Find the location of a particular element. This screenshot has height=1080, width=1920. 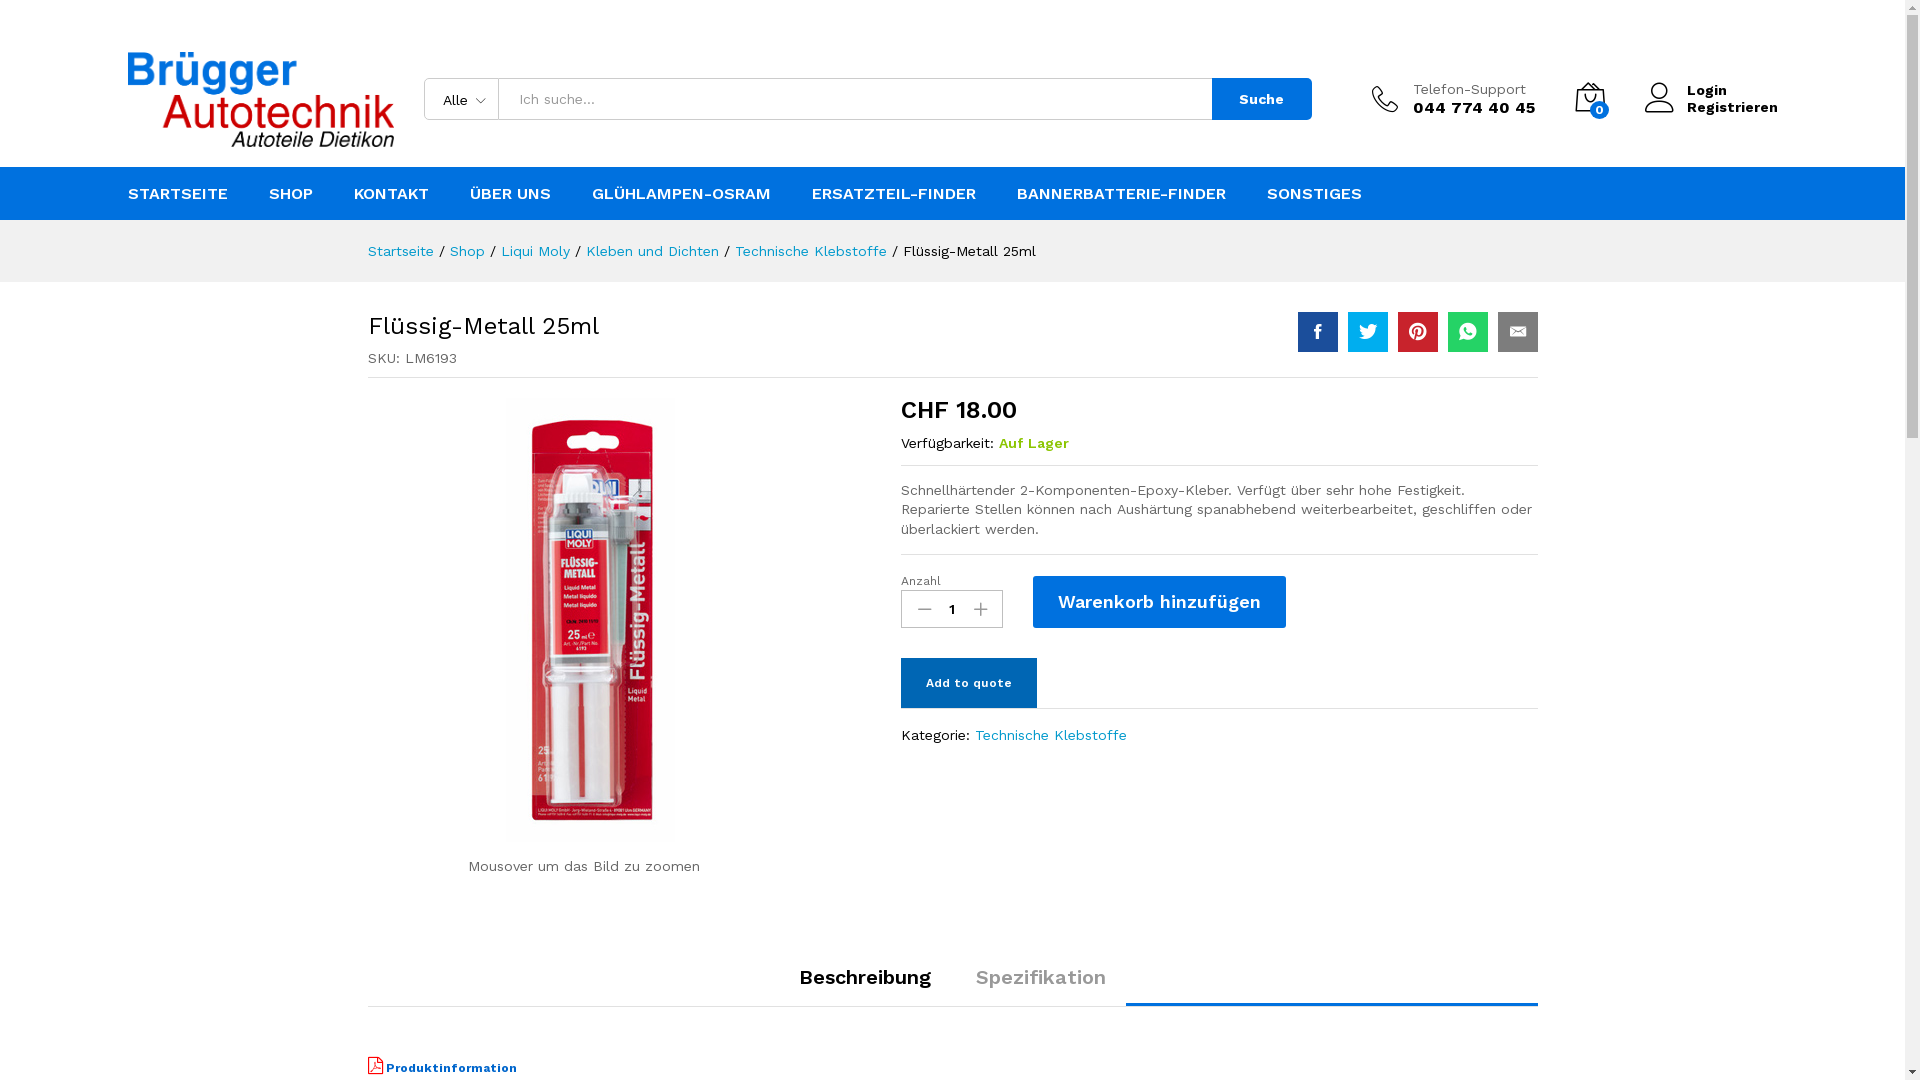

'BANNERBATTERIE-FINDER' is located at coordinates (1120, 193).